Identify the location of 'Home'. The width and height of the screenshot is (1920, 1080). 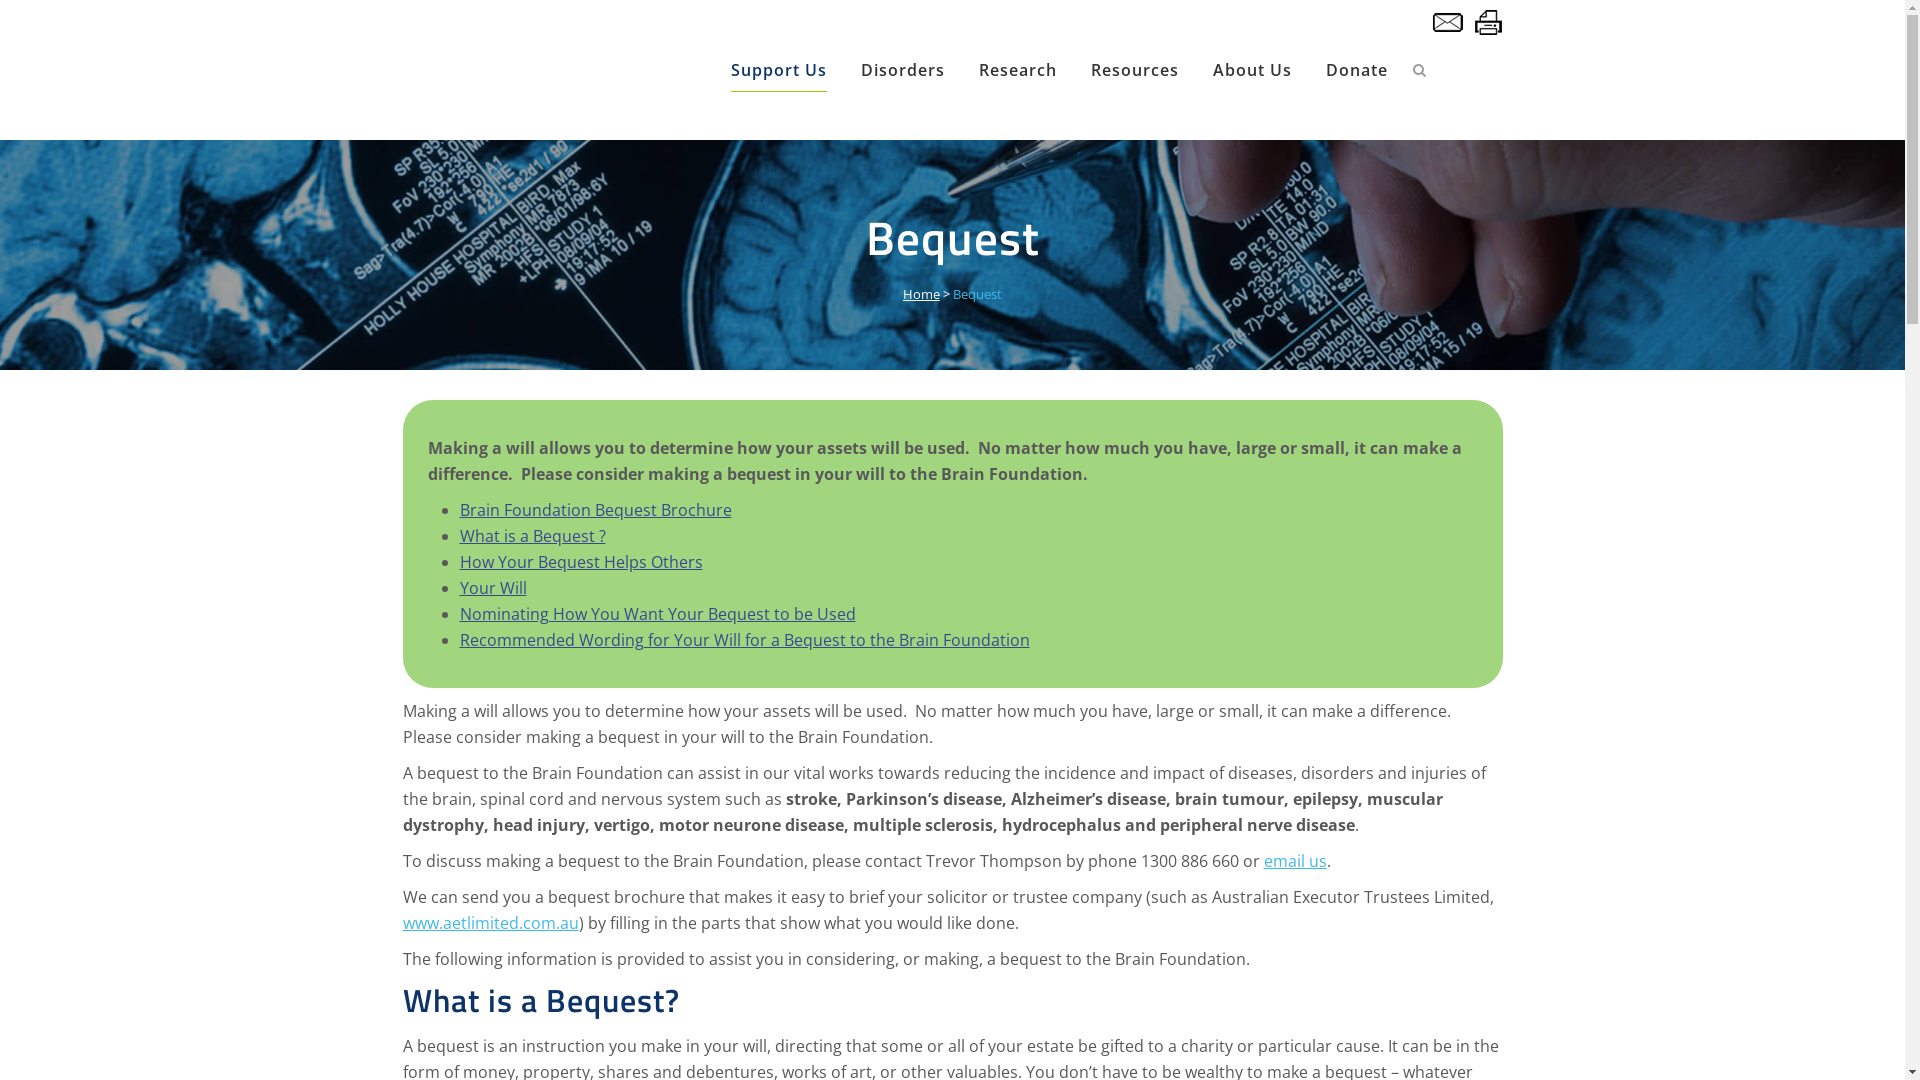
(901, 293).